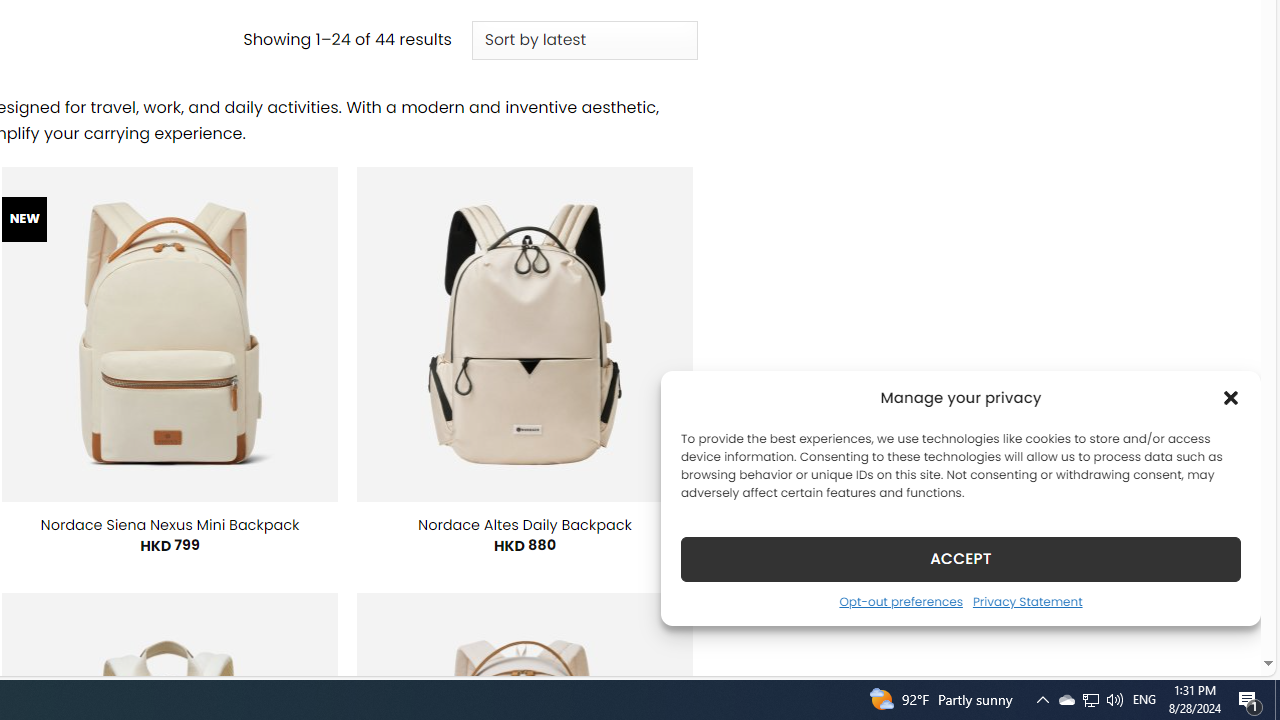  What do you see at coordinates (899, 600) in the screenshot?
I see `'Opt-out preferences'` at bounding box center [899, 600].